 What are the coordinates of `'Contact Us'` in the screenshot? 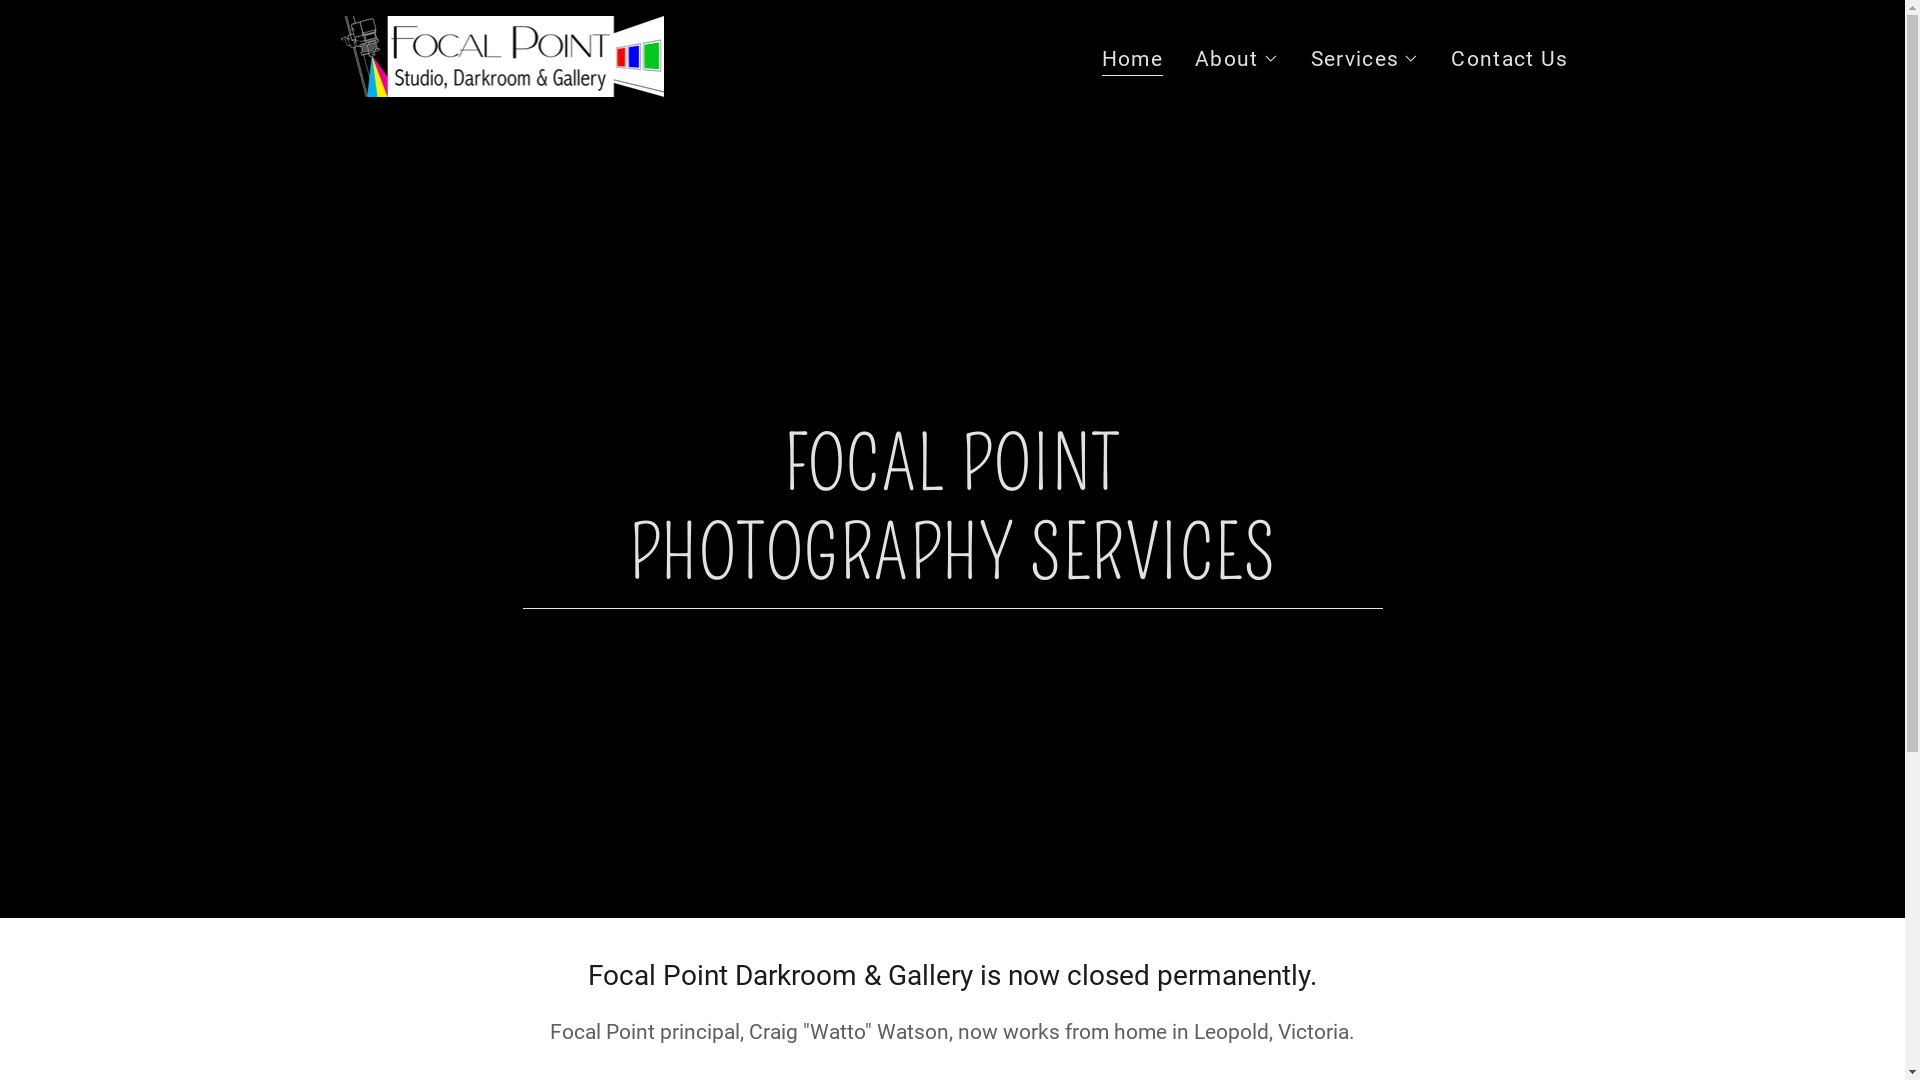 It's located at (1444, 57).